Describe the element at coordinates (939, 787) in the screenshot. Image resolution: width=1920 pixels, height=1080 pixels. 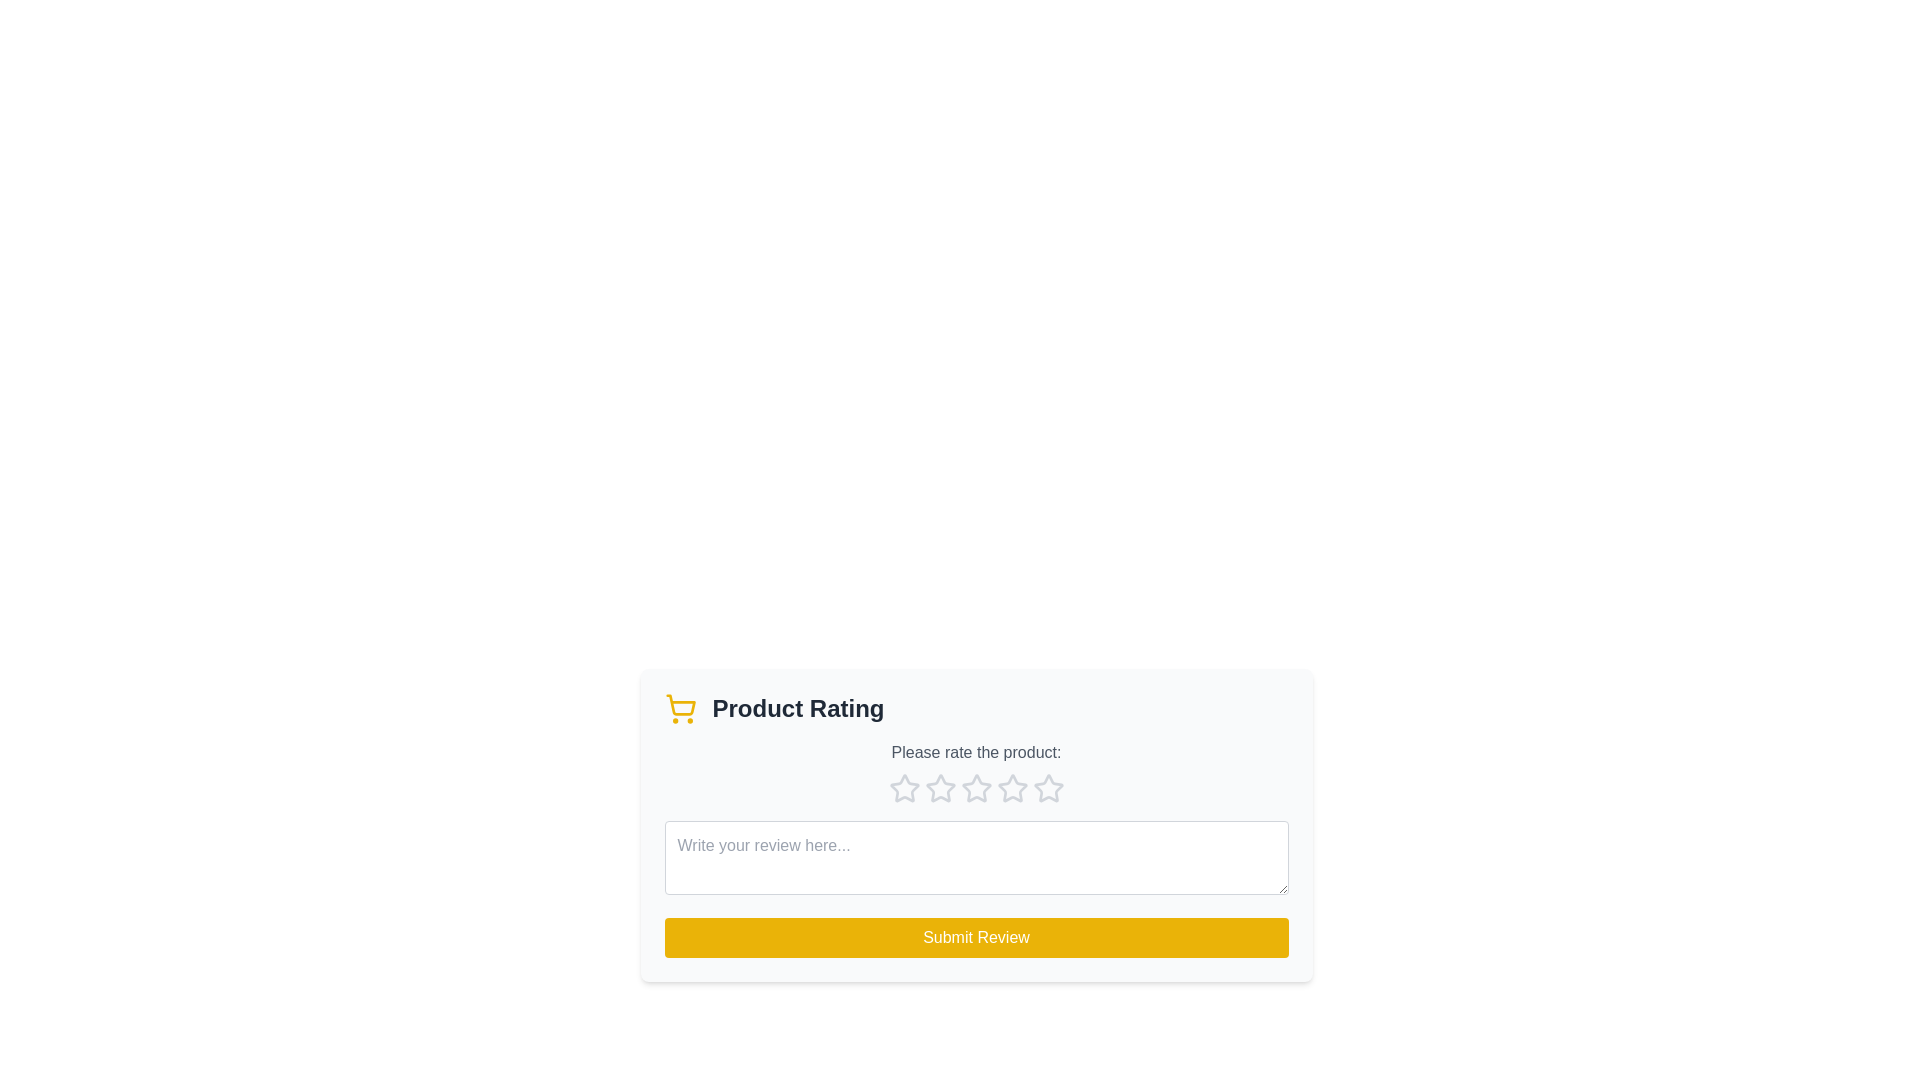
I see `the second star in the group of five rating stars` at that location.